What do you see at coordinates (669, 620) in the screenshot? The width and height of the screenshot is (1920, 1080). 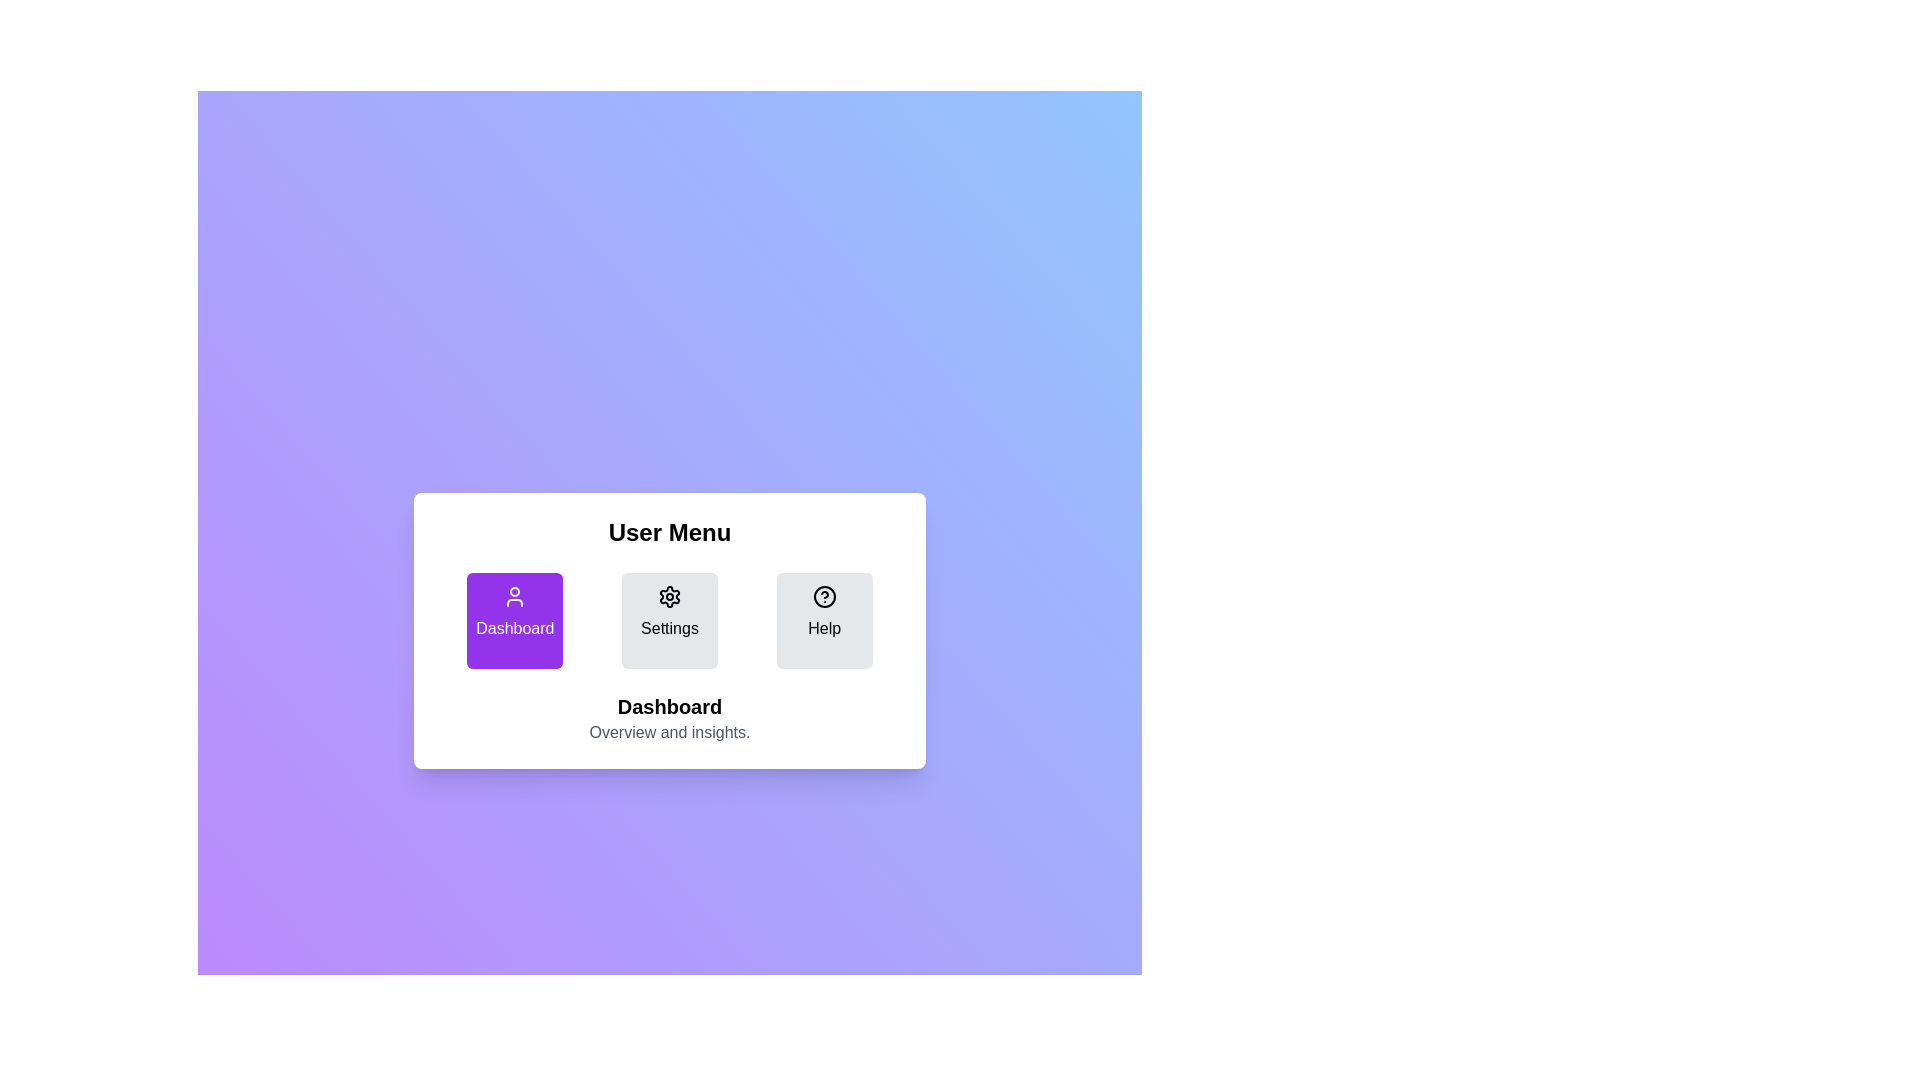 I see `the menu button Settings to observe visual changes` at bounding box center [669, 620].